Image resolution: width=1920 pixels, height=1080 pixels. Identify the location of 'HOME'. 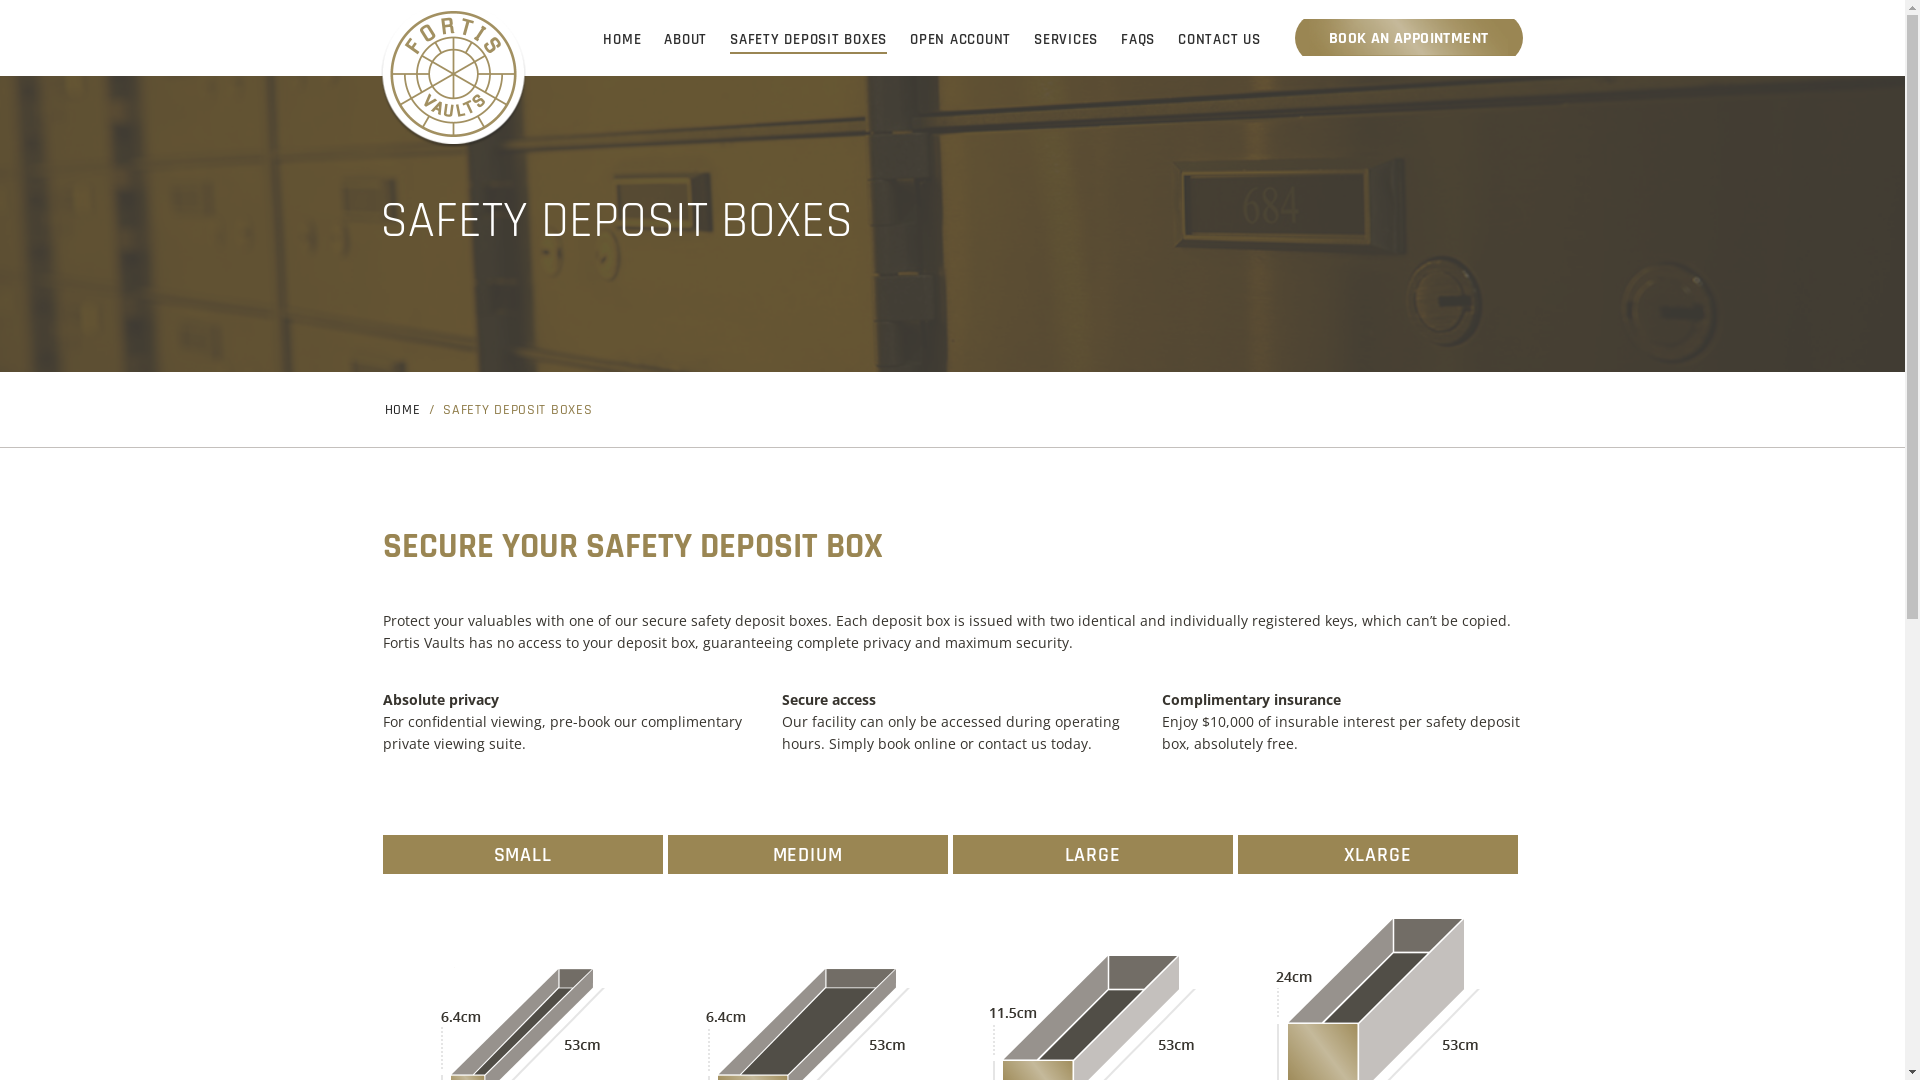
(401, 410).